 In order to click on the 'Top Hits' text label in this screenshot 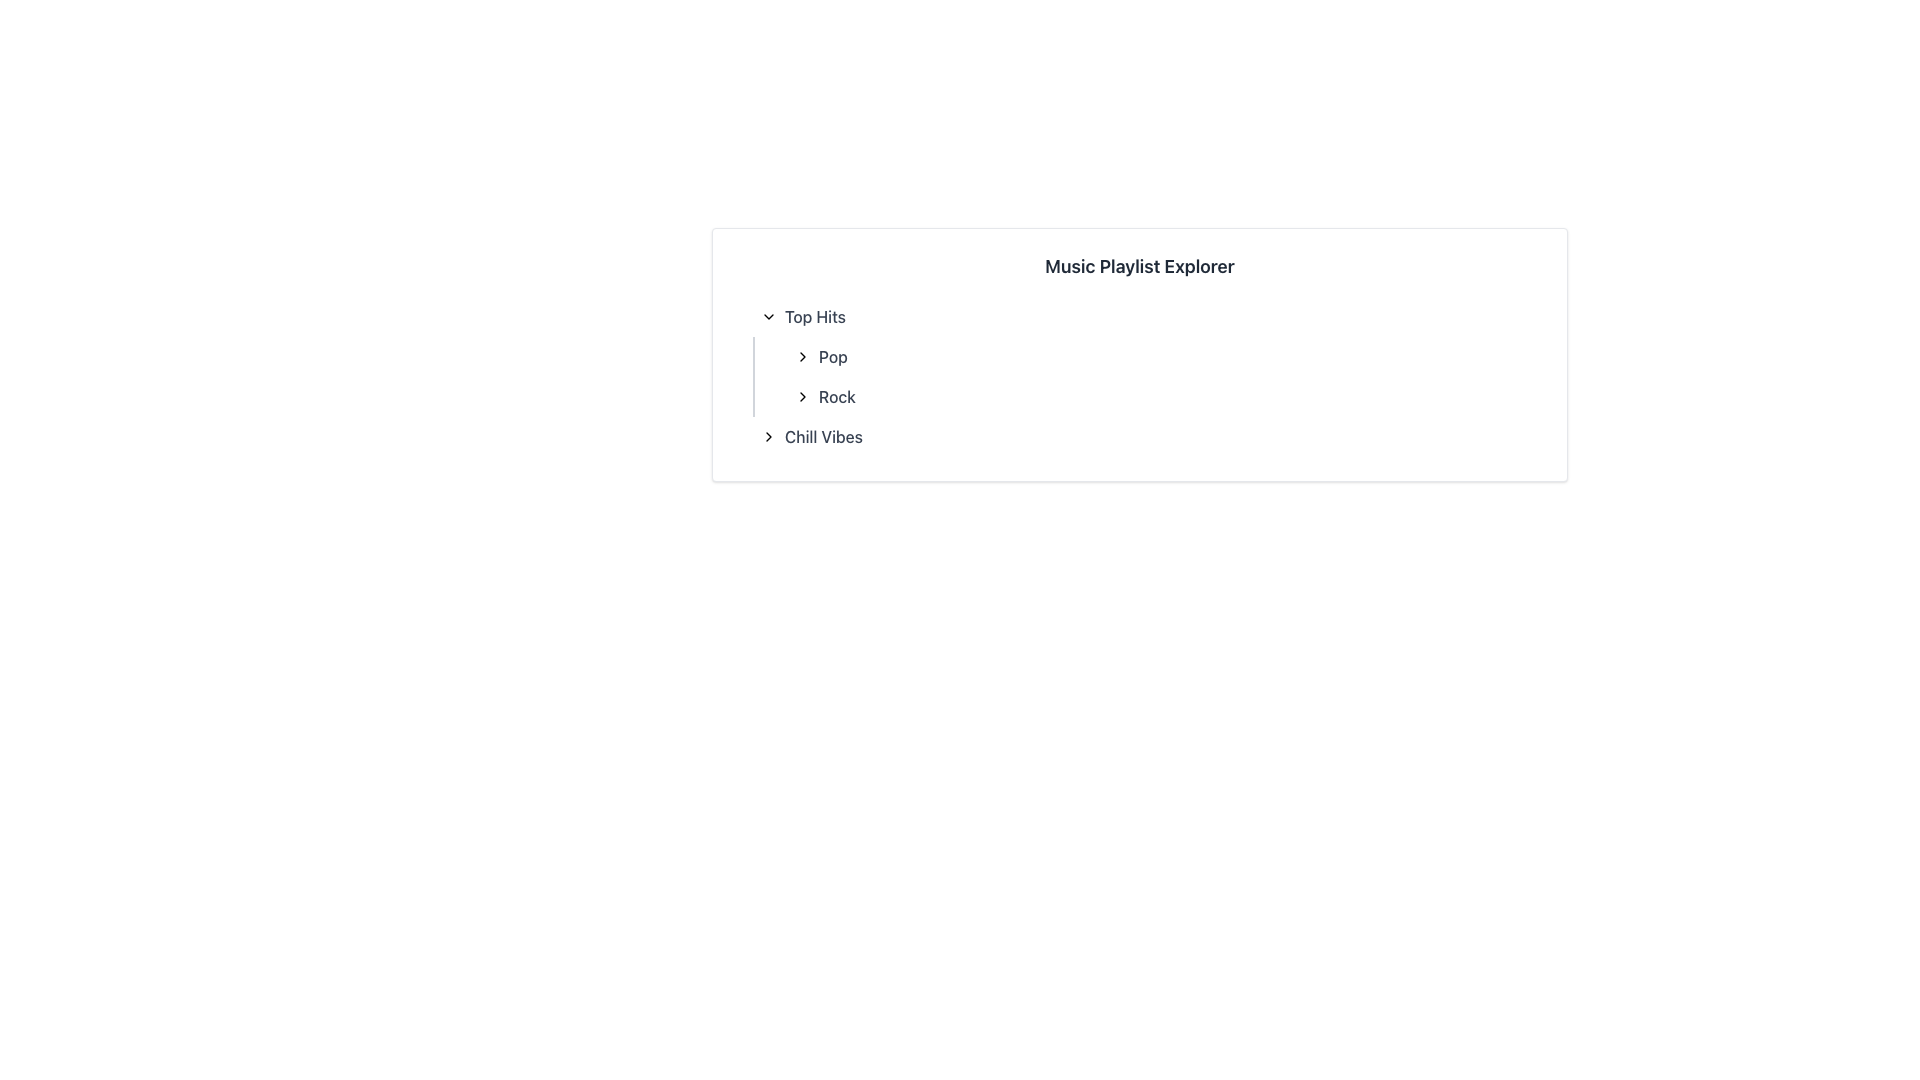, I will do `click(815, 315)`.